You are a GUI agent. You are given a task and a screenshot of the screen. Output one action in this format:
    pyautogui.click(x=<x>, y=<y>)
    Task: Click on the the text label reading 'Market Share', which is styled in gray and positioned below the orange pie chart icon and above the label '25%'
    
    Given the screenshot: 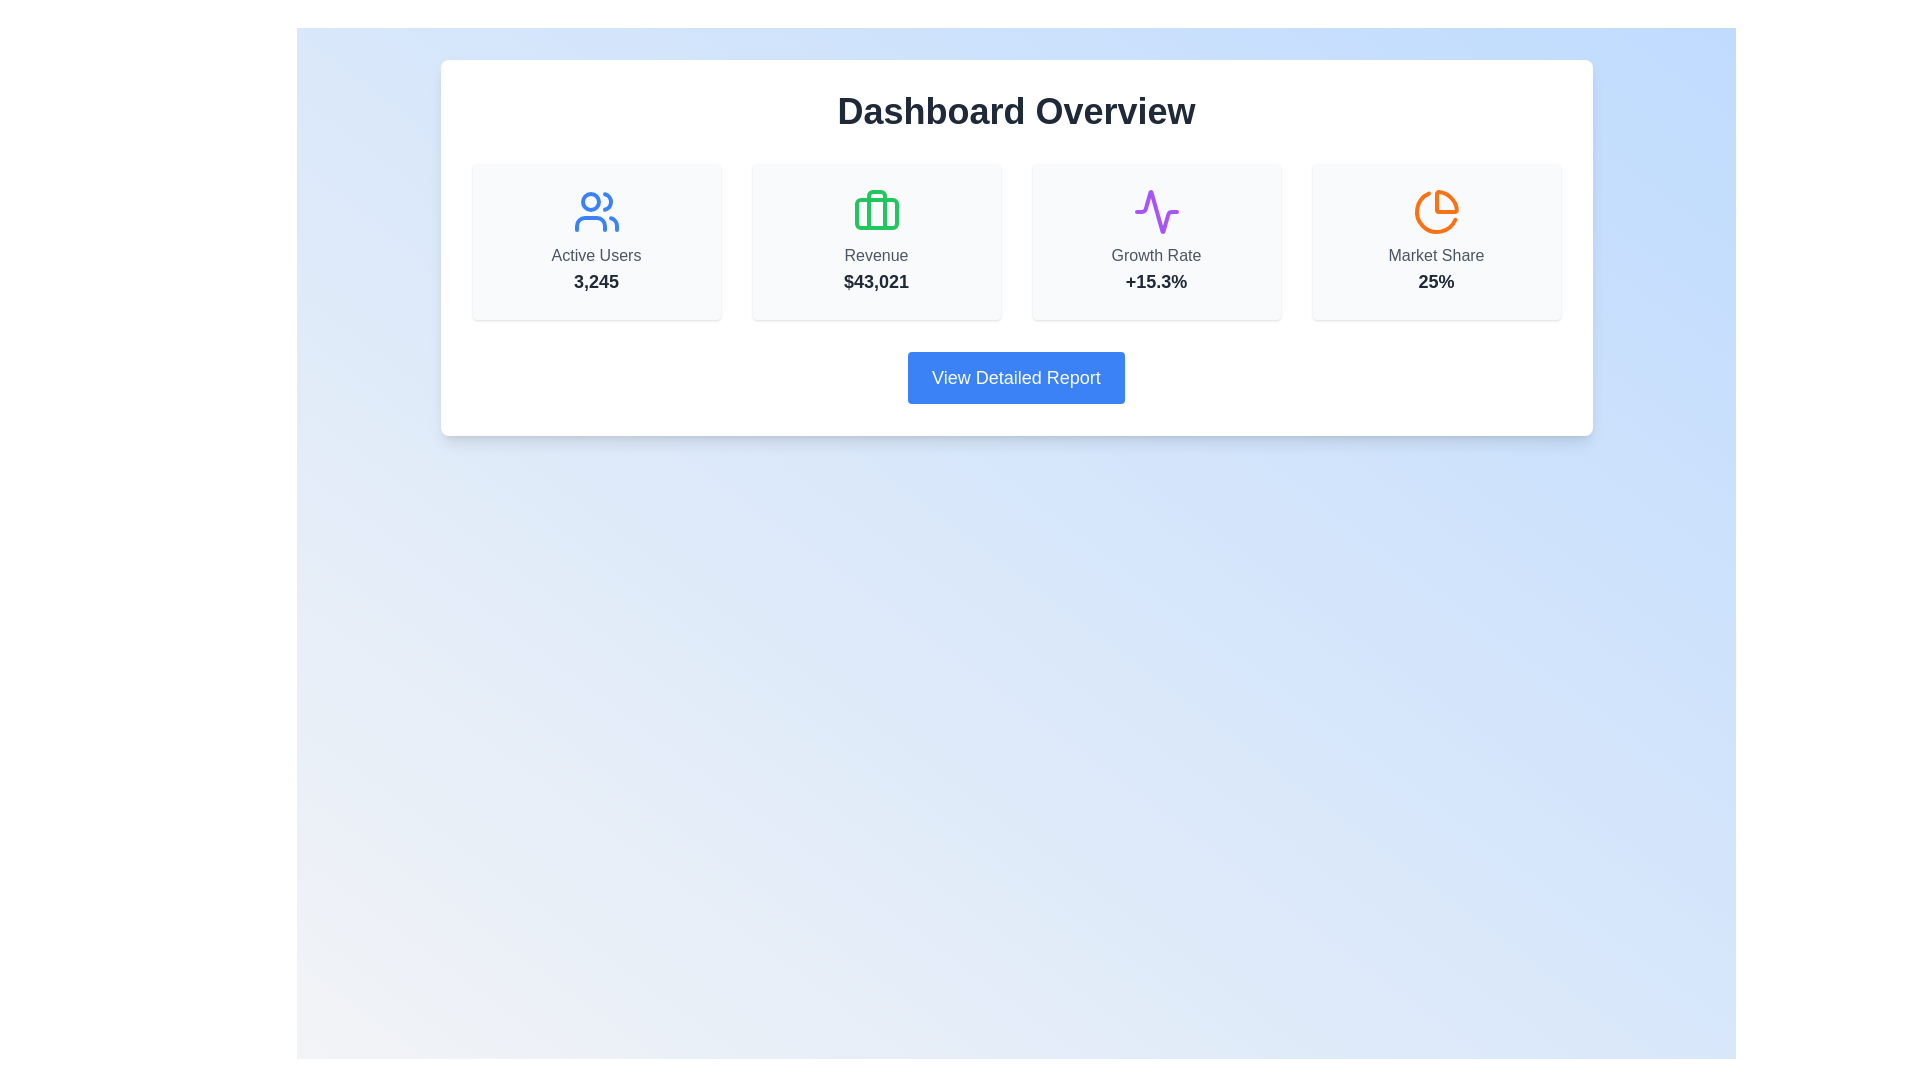 What is the action you would take?
    pyautogui.click(x=1435, y=254)
    